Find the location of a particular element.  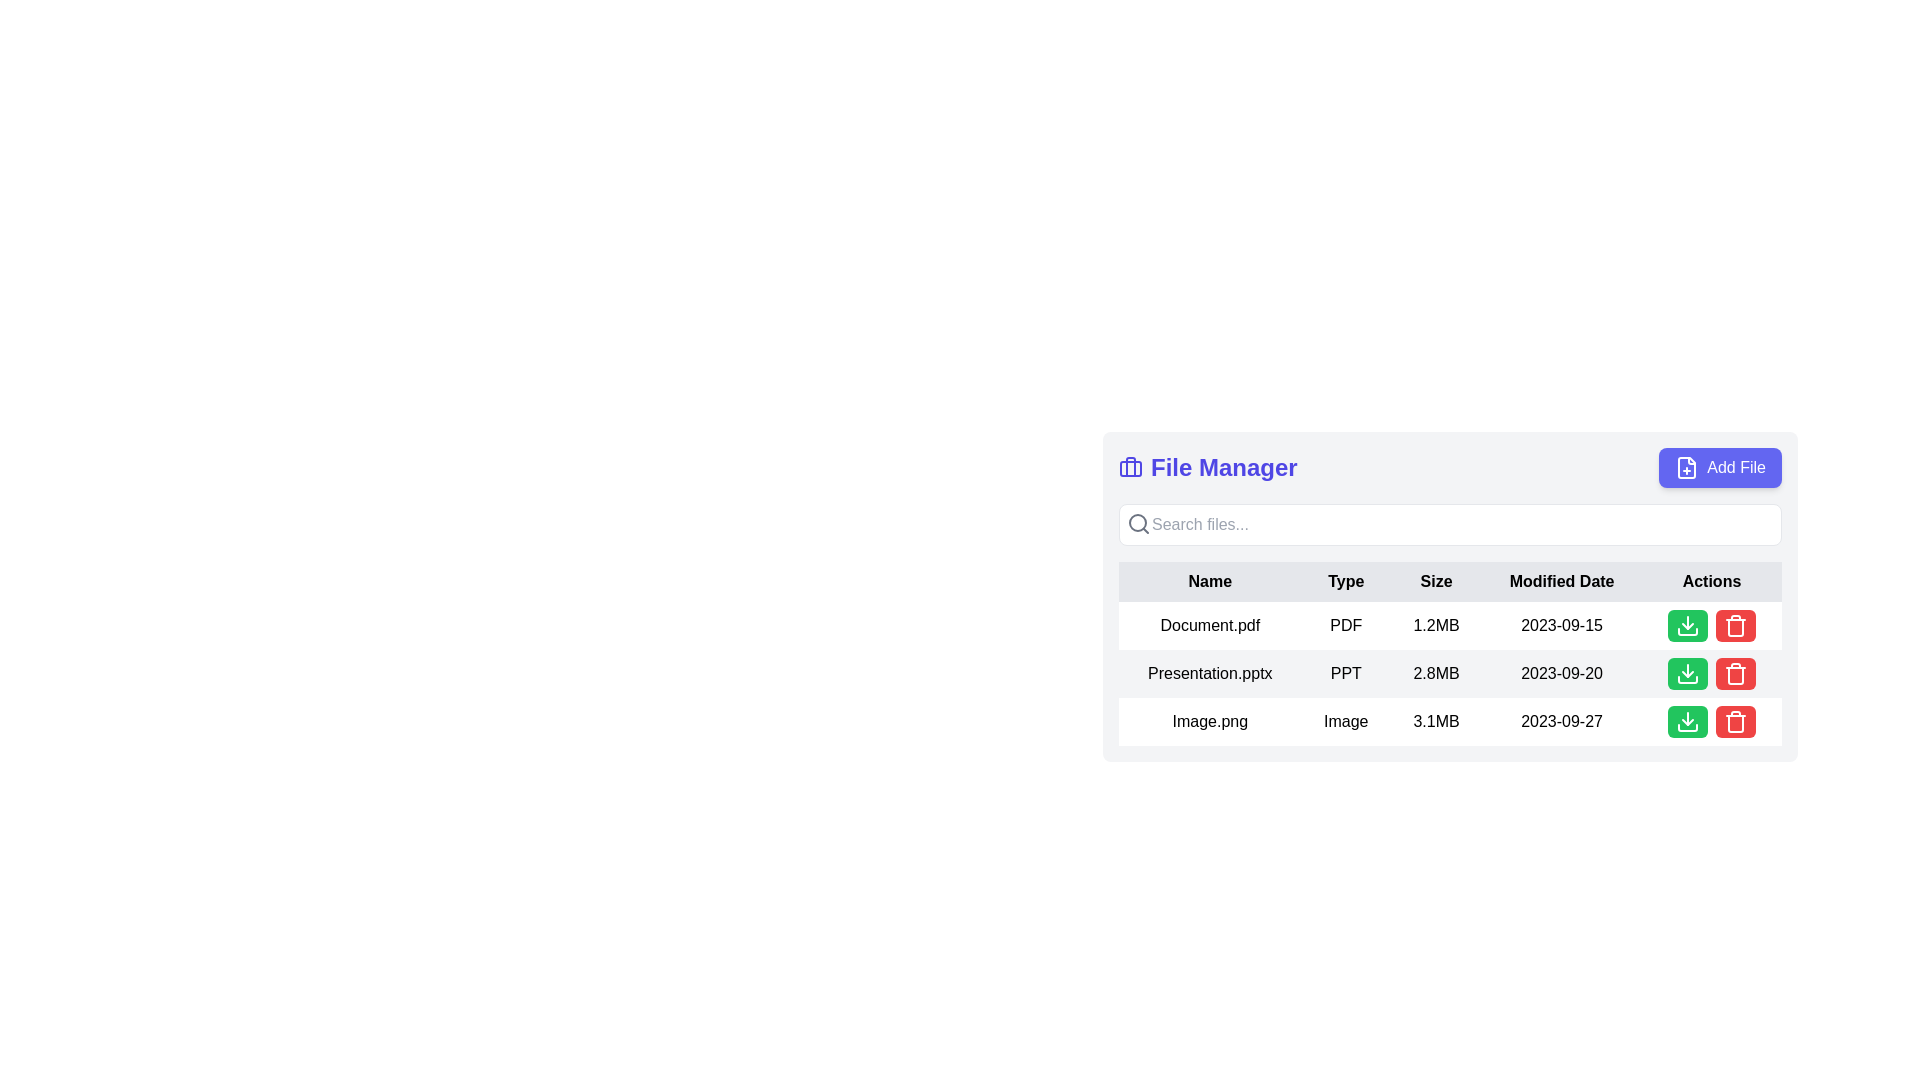

the delete button with an icon located in the top-right section of the 'Actions' column for the first row in the grid is located at coordinates (1735, 624).